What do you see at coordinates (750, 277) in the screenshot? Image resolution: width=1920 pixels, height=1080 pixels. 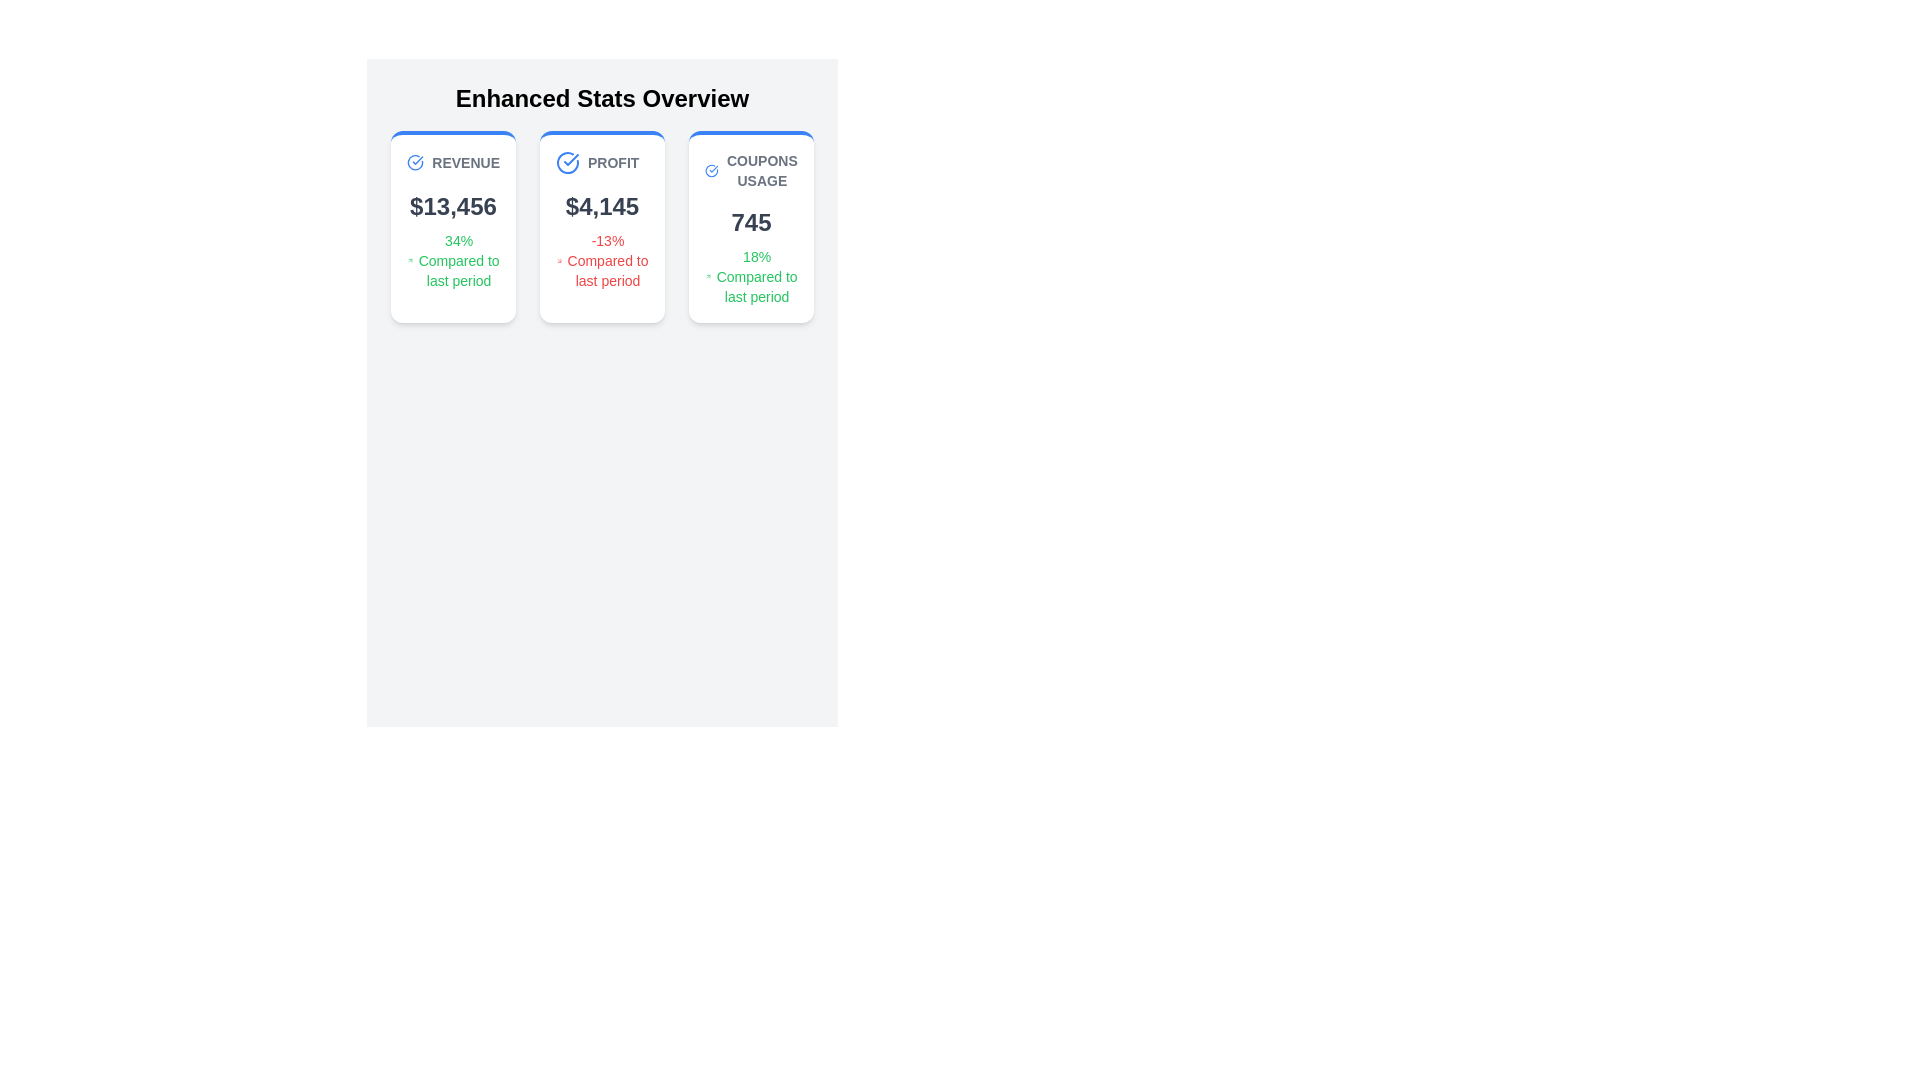 I see `the text with icon indicating a positive change of 18% higher in the 'COUPONS USAGE' card located beneath the number '745' in the 'Enhanced Stats Overview' section` at bounding box center [750, 277].